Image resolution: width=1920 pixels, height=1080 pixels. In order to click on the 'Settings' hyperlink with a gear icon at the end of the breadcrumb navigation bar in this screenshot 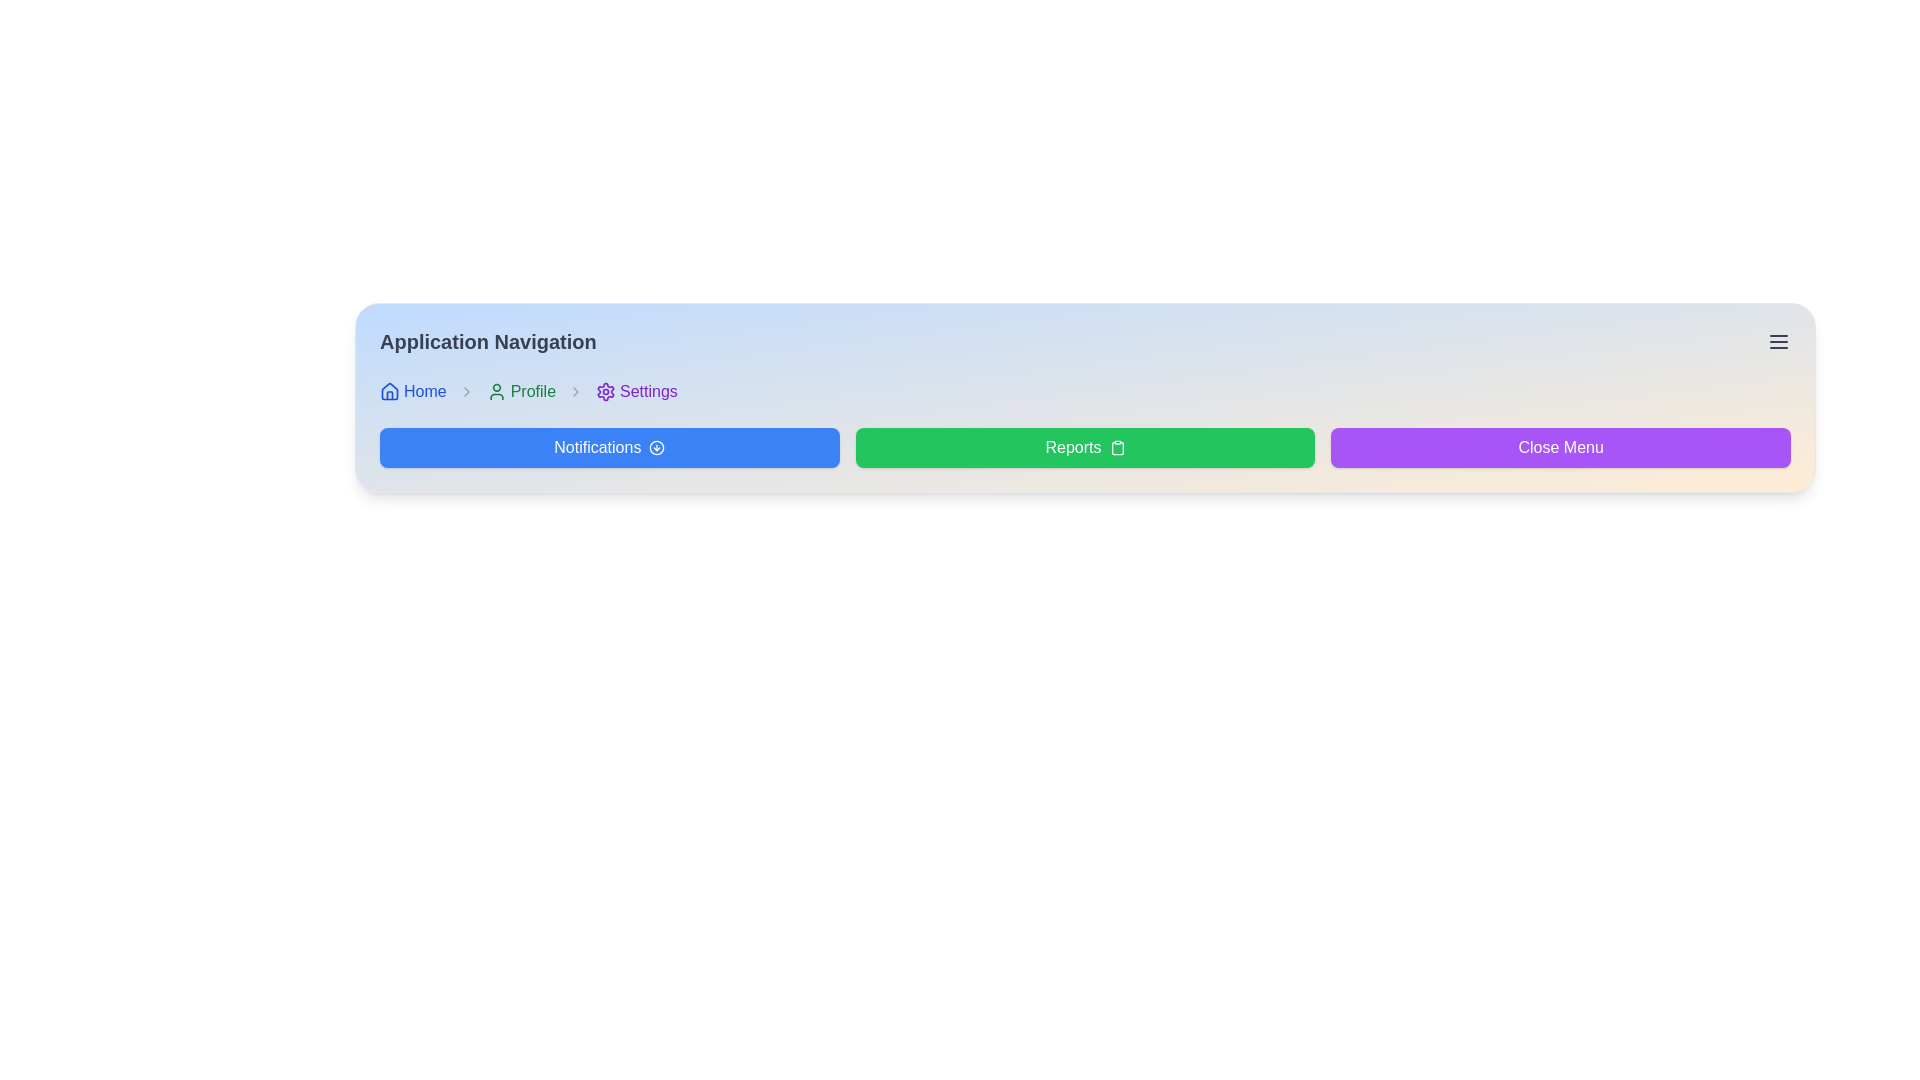, I will do `click(635, 392)`.